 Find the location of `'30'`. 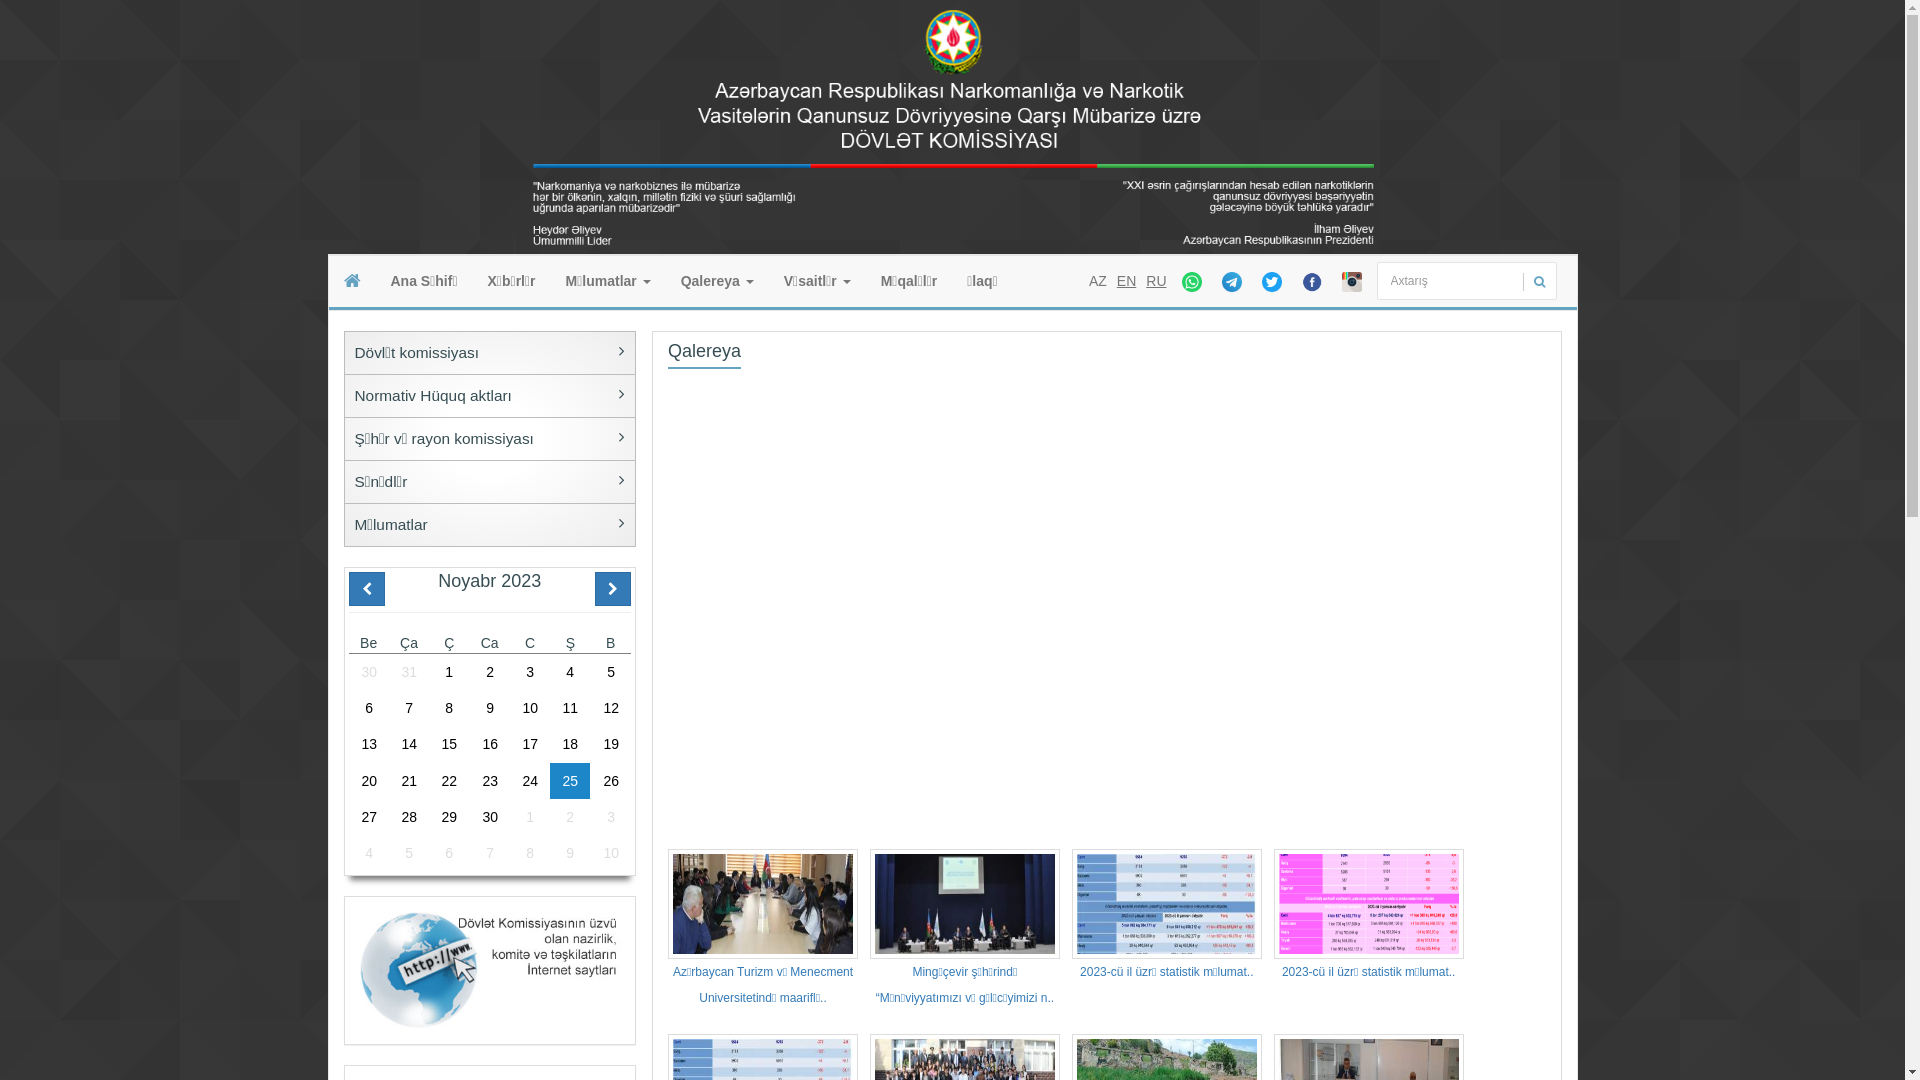

'30' is located at coordinates (347, 671).